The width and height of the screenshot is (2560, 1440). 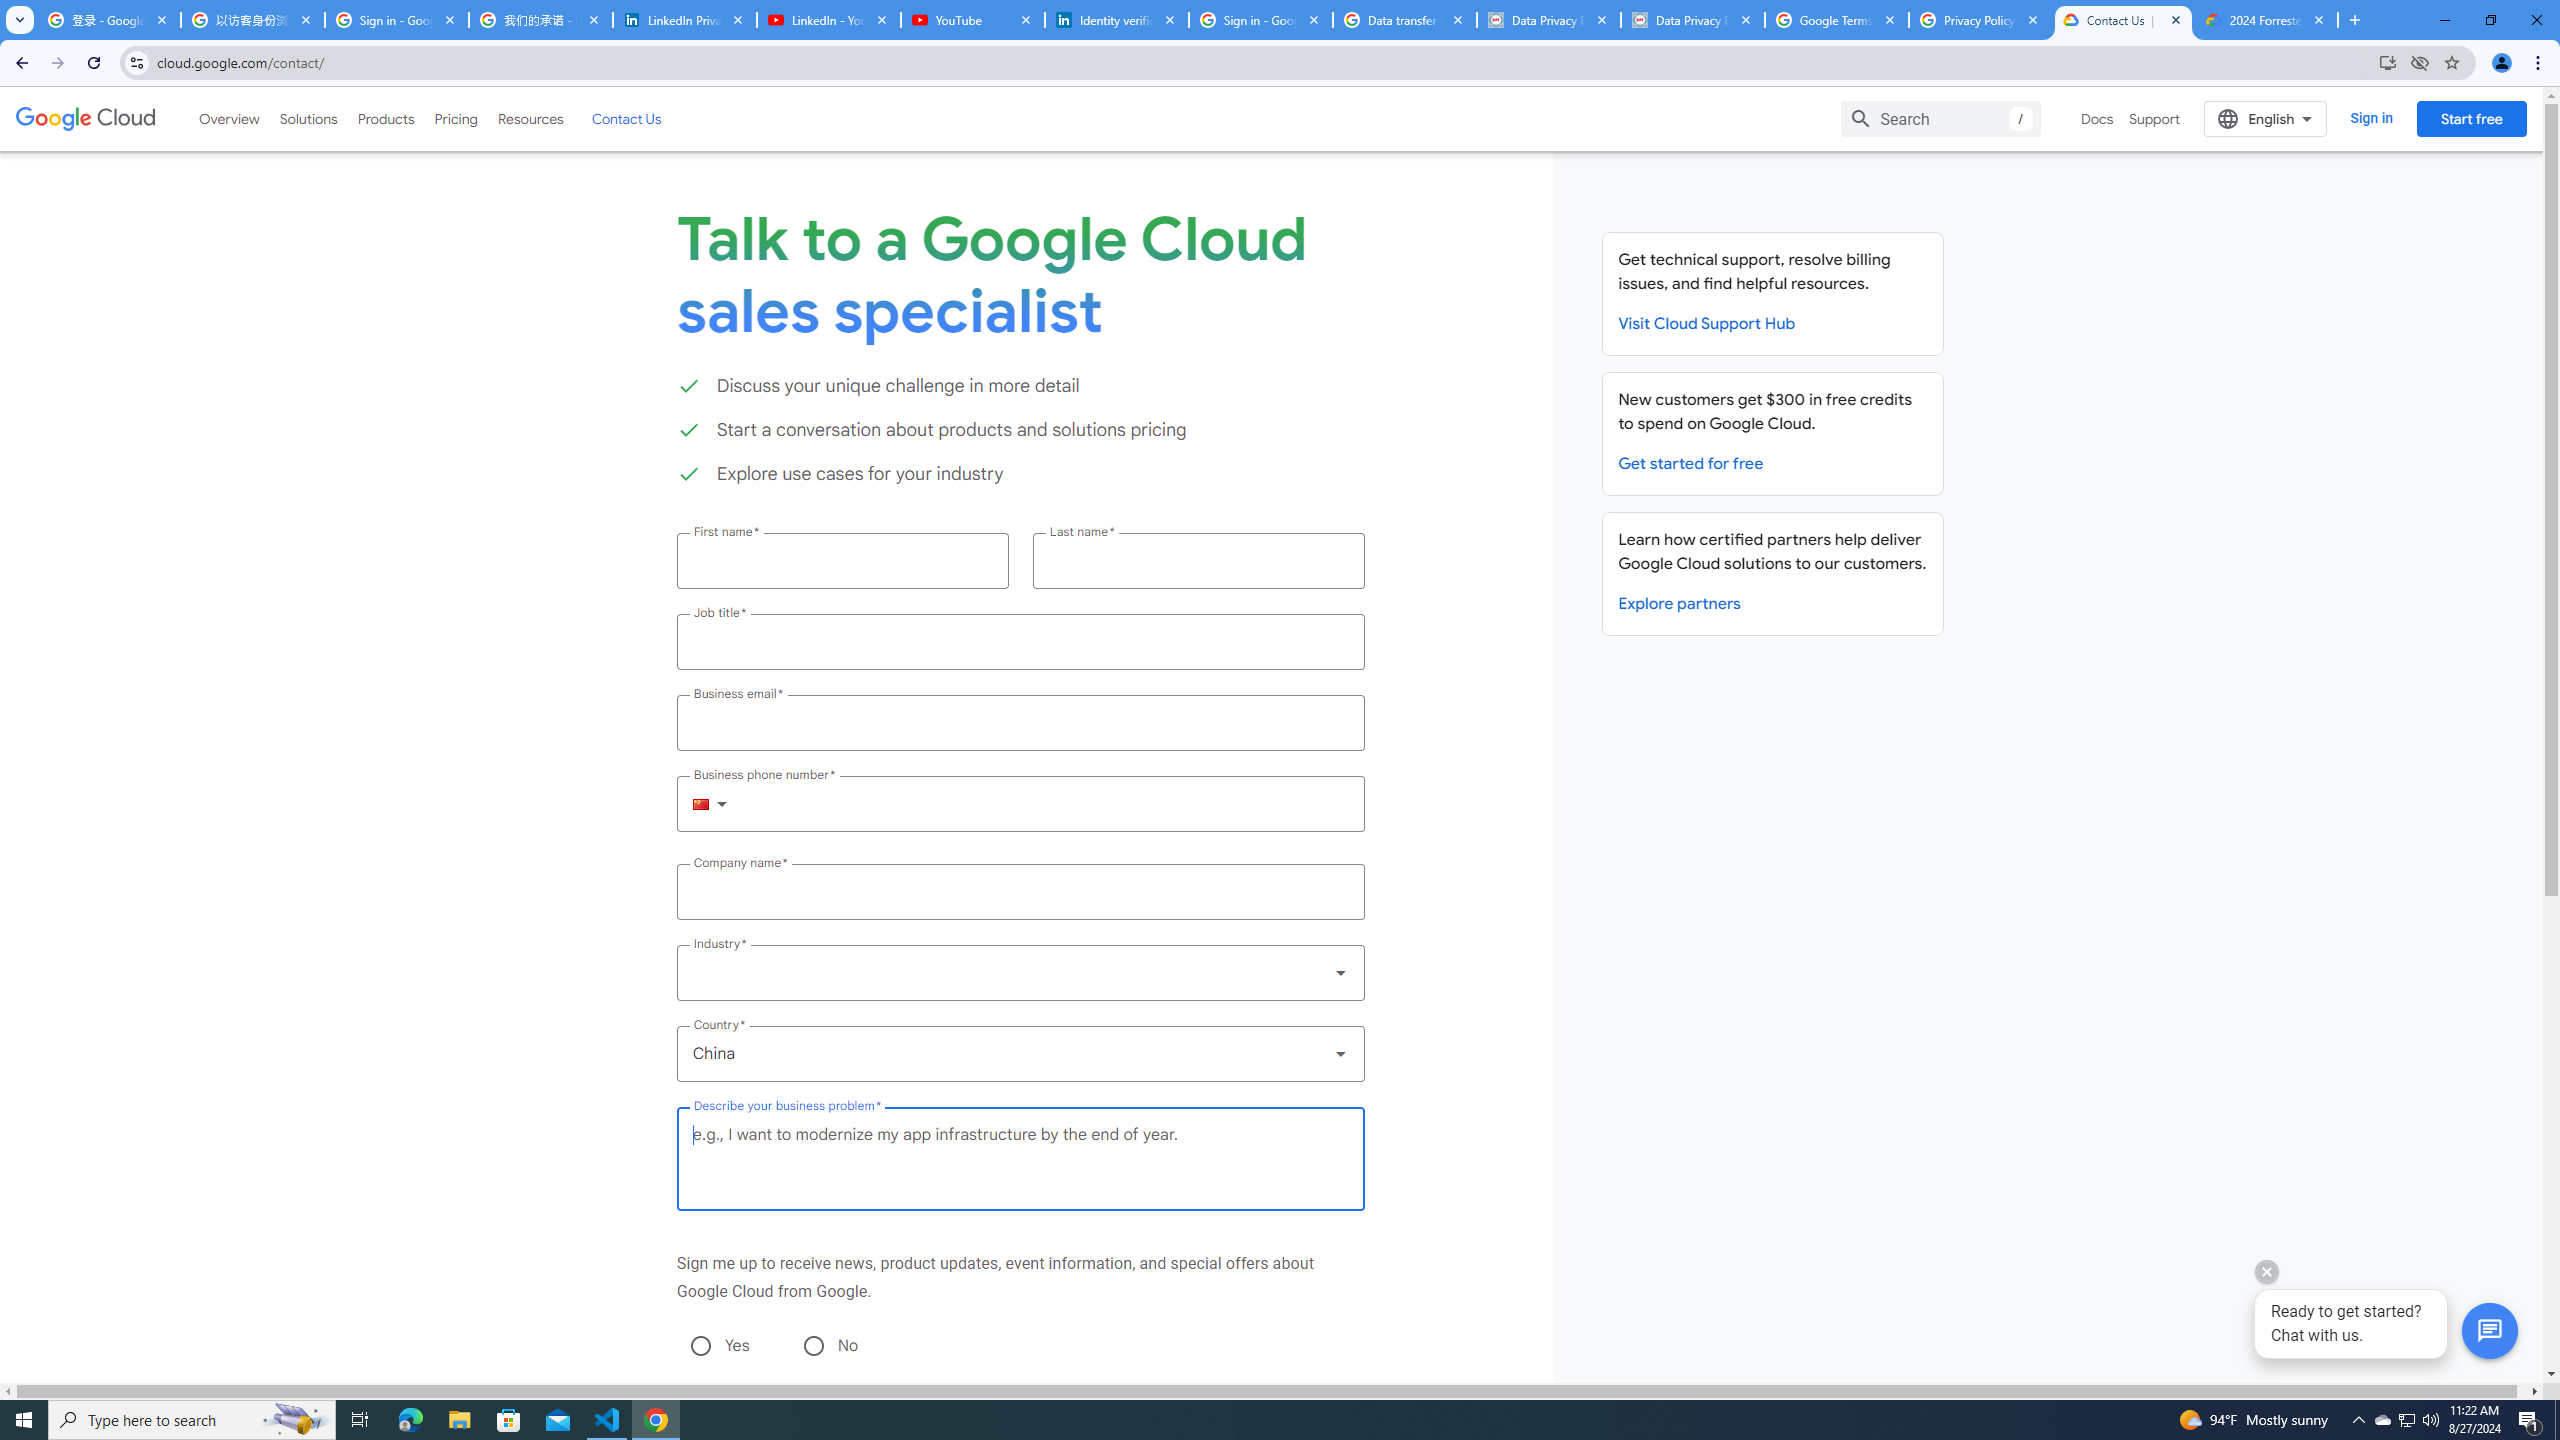 I want to click on 'Install Google Cloud', so click(x=2388, y=61).